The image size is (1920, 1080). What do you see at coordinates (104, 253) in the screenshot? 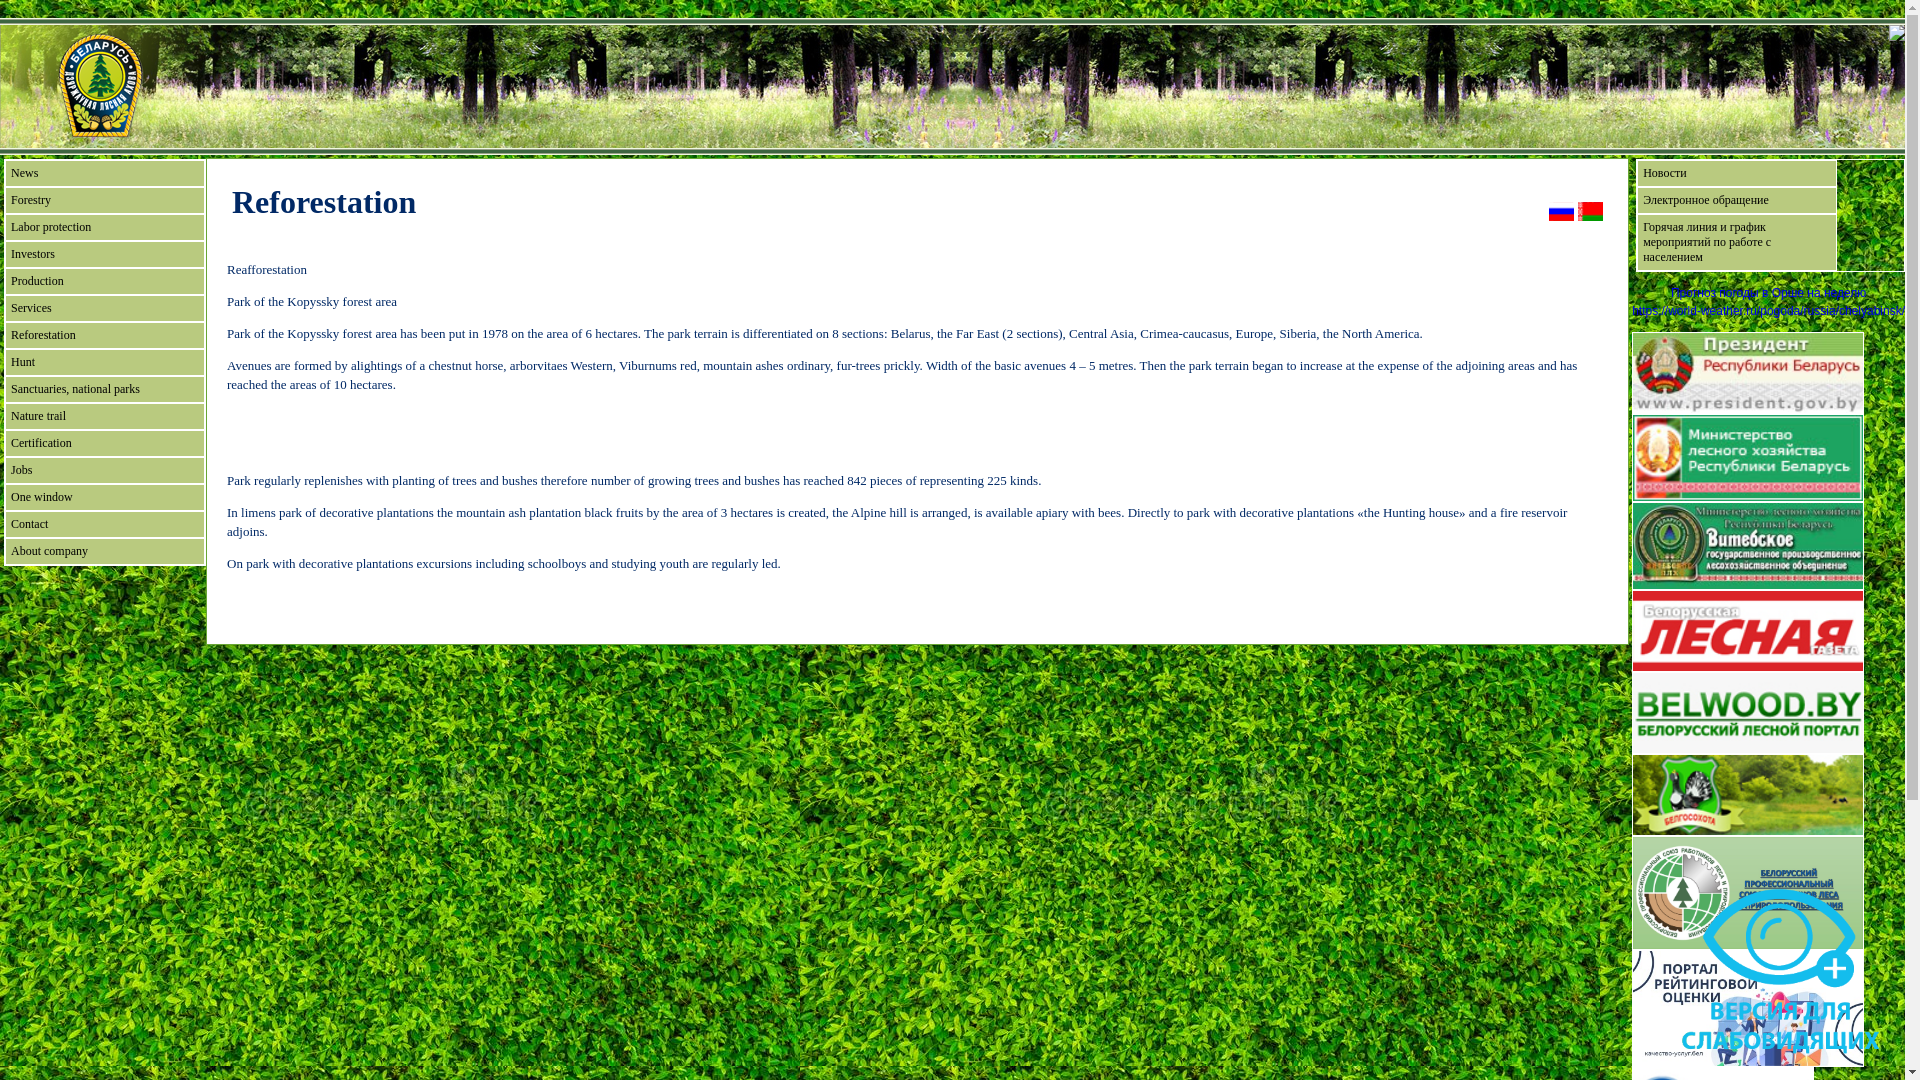
I see `'Investors'` at bounding box center [104, 253].